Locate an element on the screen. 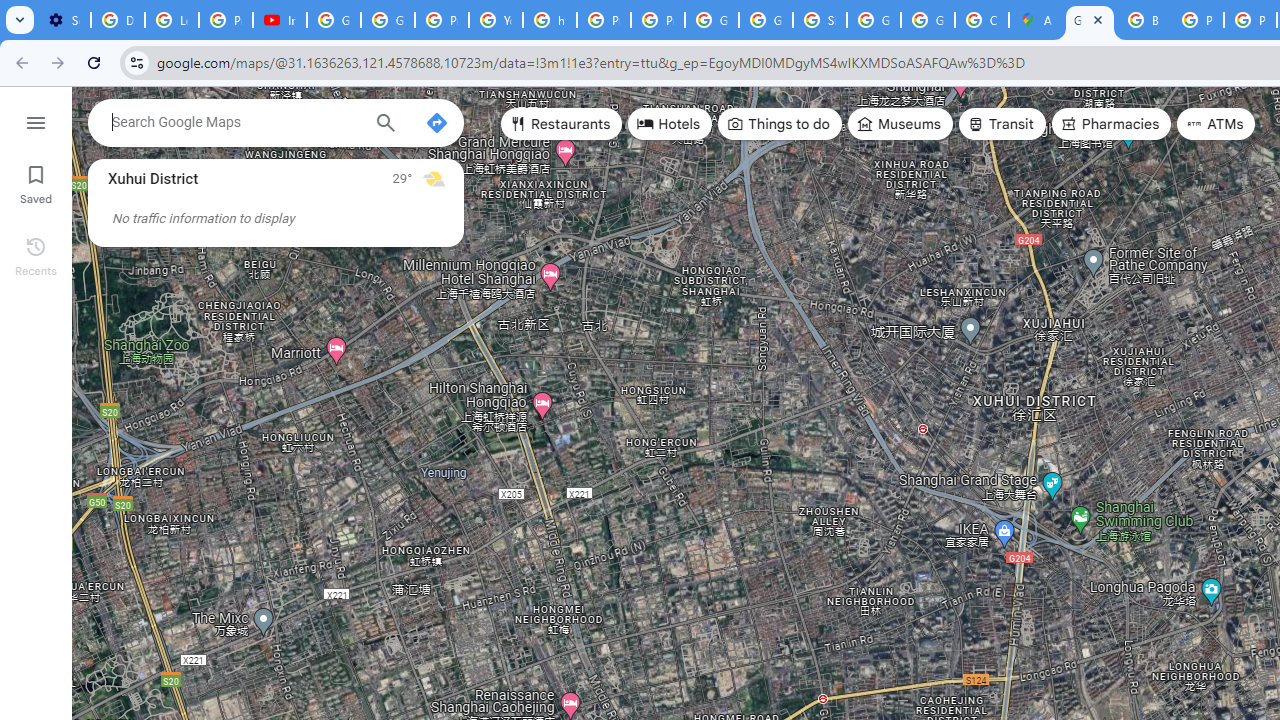 This screenshot has width=1280, height=720. 'Museums' is located at coordinates (899, 124).